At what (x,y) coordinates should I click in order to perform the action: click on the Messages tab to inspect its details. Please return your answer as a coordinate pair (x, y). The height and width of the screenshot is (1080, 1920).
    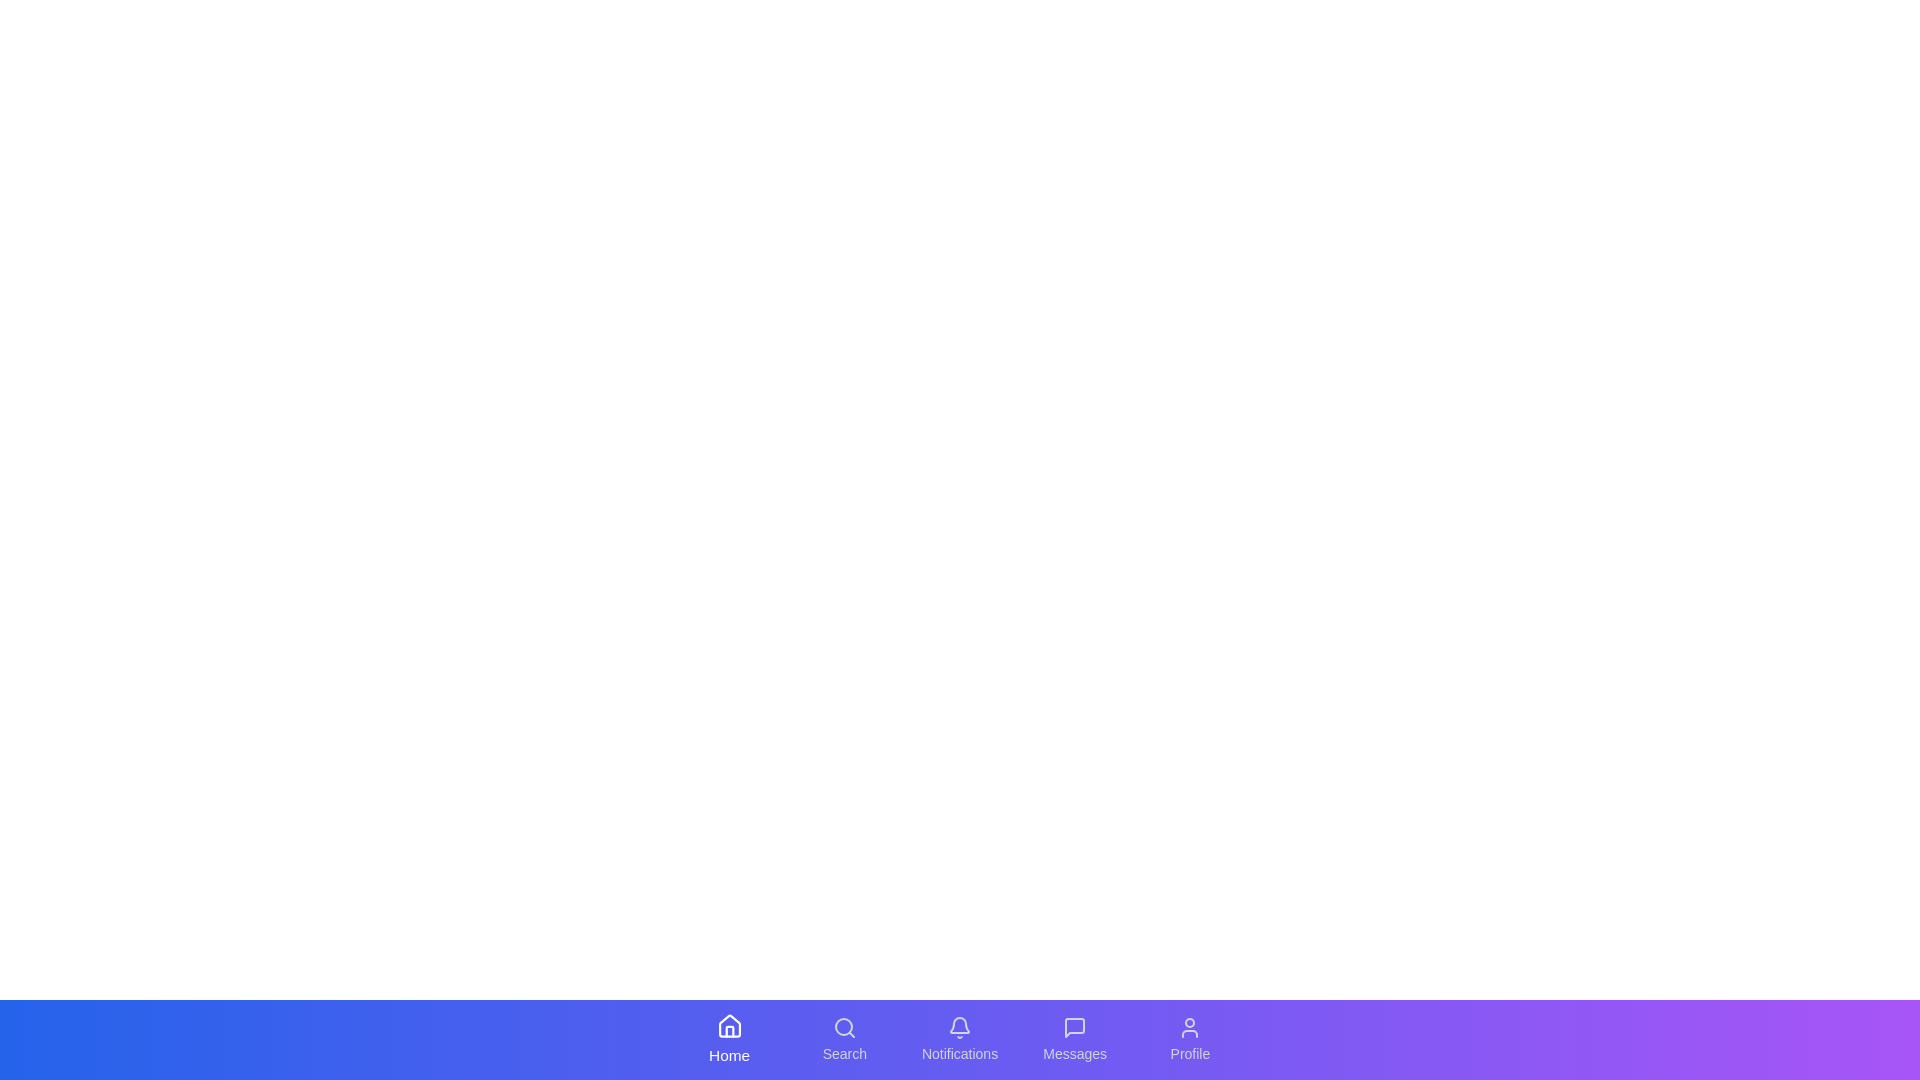
    Looking at the image, I should click on (1074, 1039).